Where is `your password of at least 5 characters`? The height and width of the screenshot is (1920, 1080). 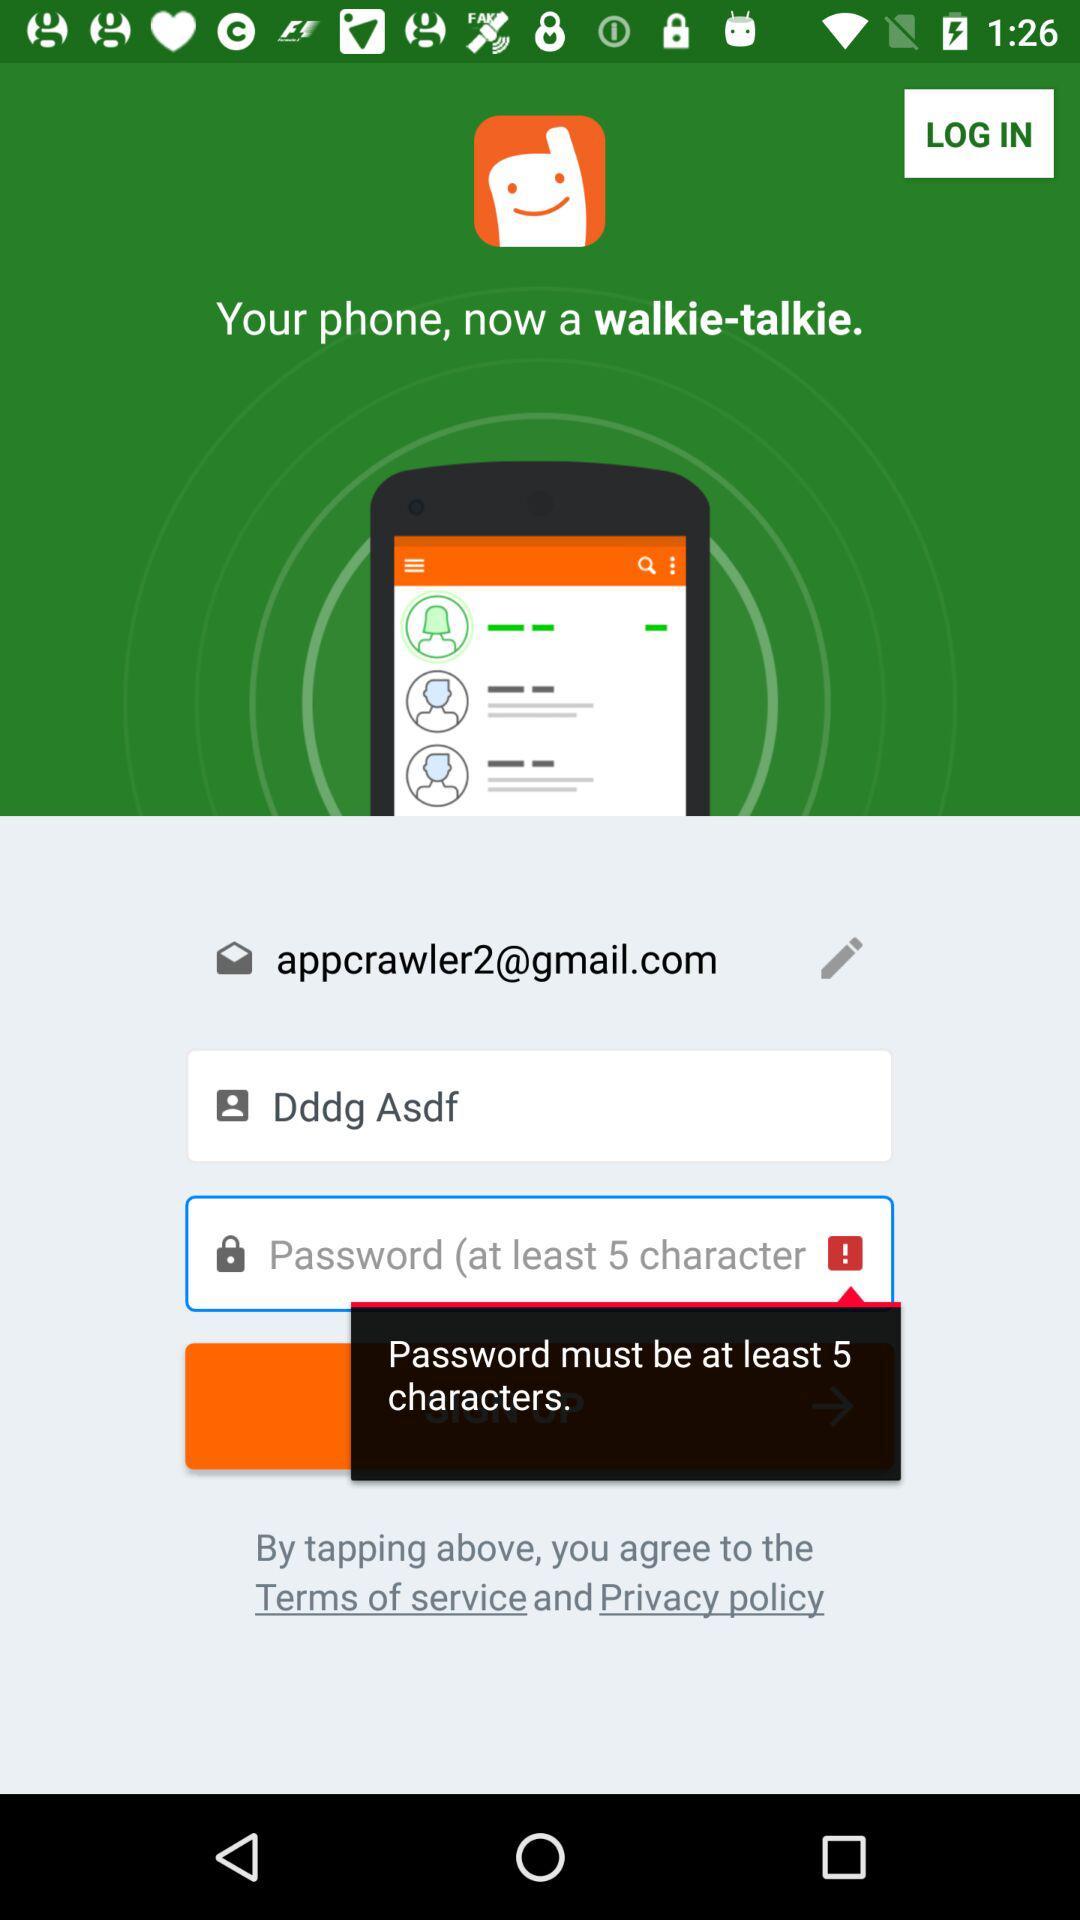
your password of at least 5 characters is located at coordinates (538, 1252).